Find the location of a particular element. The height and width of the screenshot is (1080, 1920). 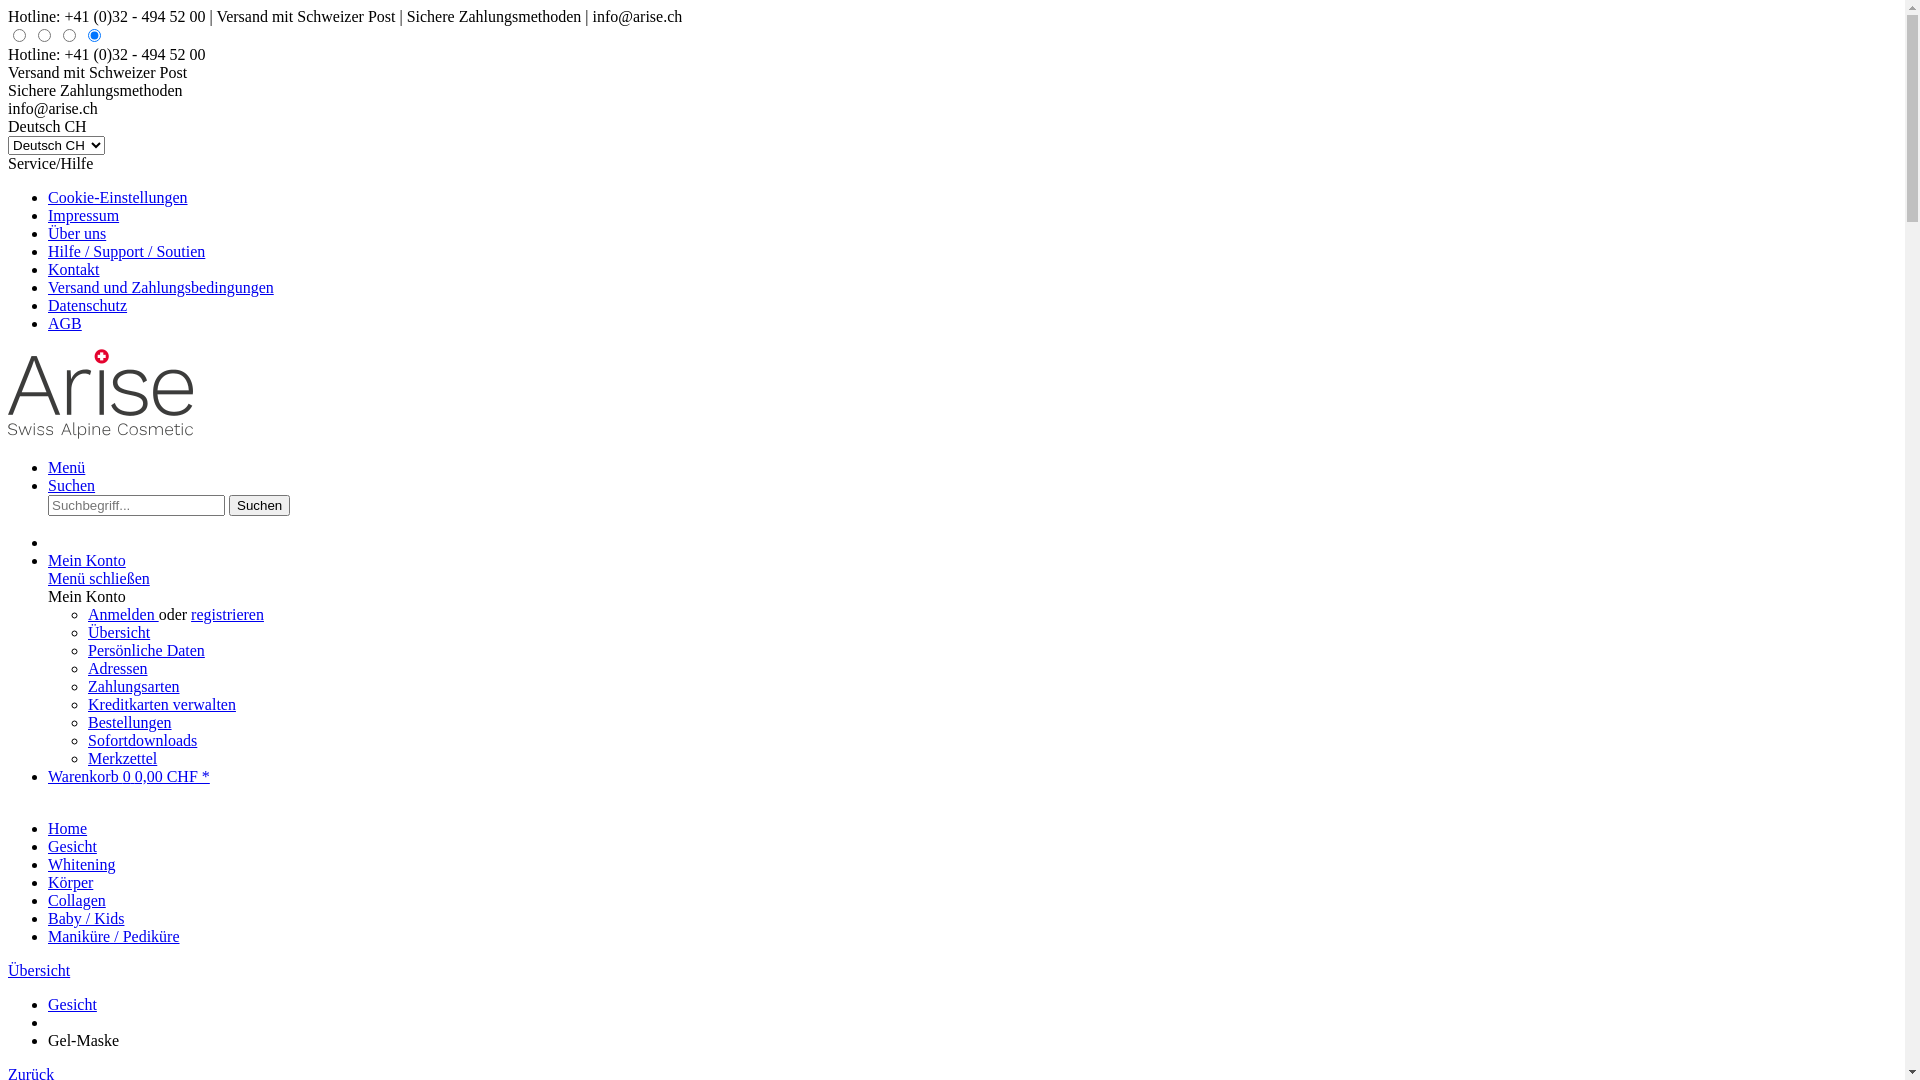

'AGB' is located at coordinates (48, 322).